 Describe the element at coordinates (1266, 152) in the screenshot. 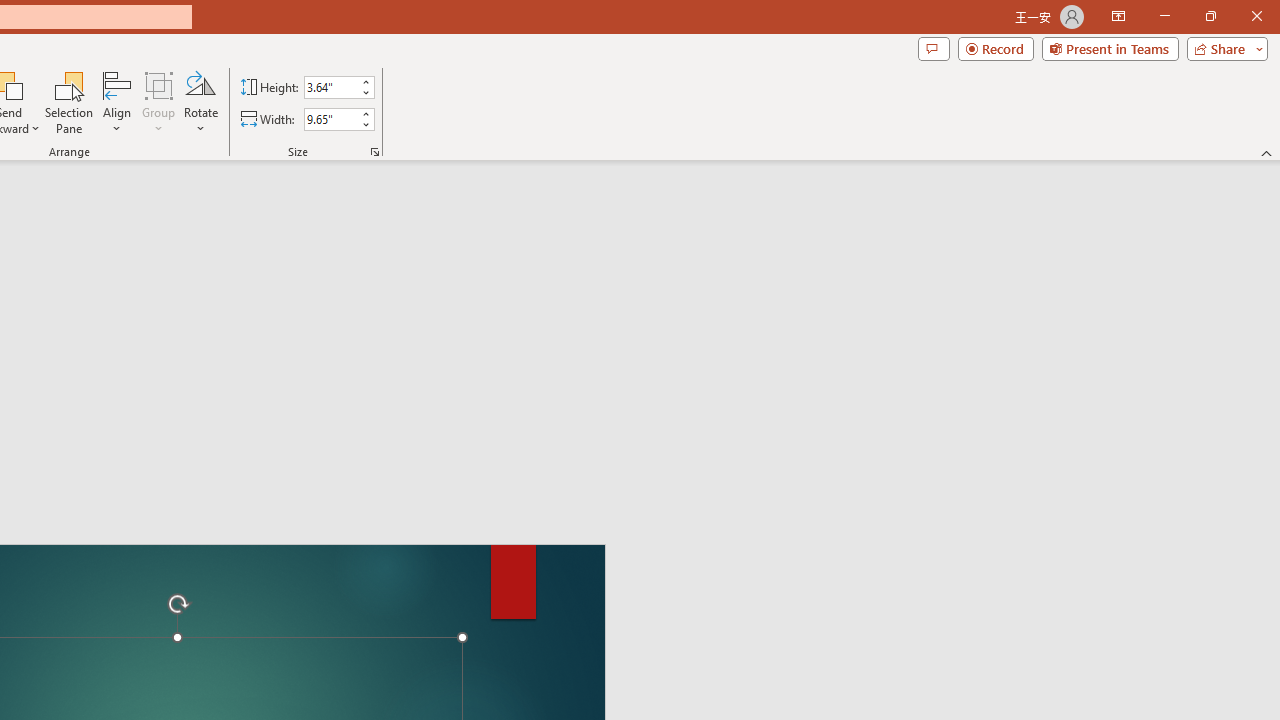

I see `'Collapse the Ribbon'` at that location.